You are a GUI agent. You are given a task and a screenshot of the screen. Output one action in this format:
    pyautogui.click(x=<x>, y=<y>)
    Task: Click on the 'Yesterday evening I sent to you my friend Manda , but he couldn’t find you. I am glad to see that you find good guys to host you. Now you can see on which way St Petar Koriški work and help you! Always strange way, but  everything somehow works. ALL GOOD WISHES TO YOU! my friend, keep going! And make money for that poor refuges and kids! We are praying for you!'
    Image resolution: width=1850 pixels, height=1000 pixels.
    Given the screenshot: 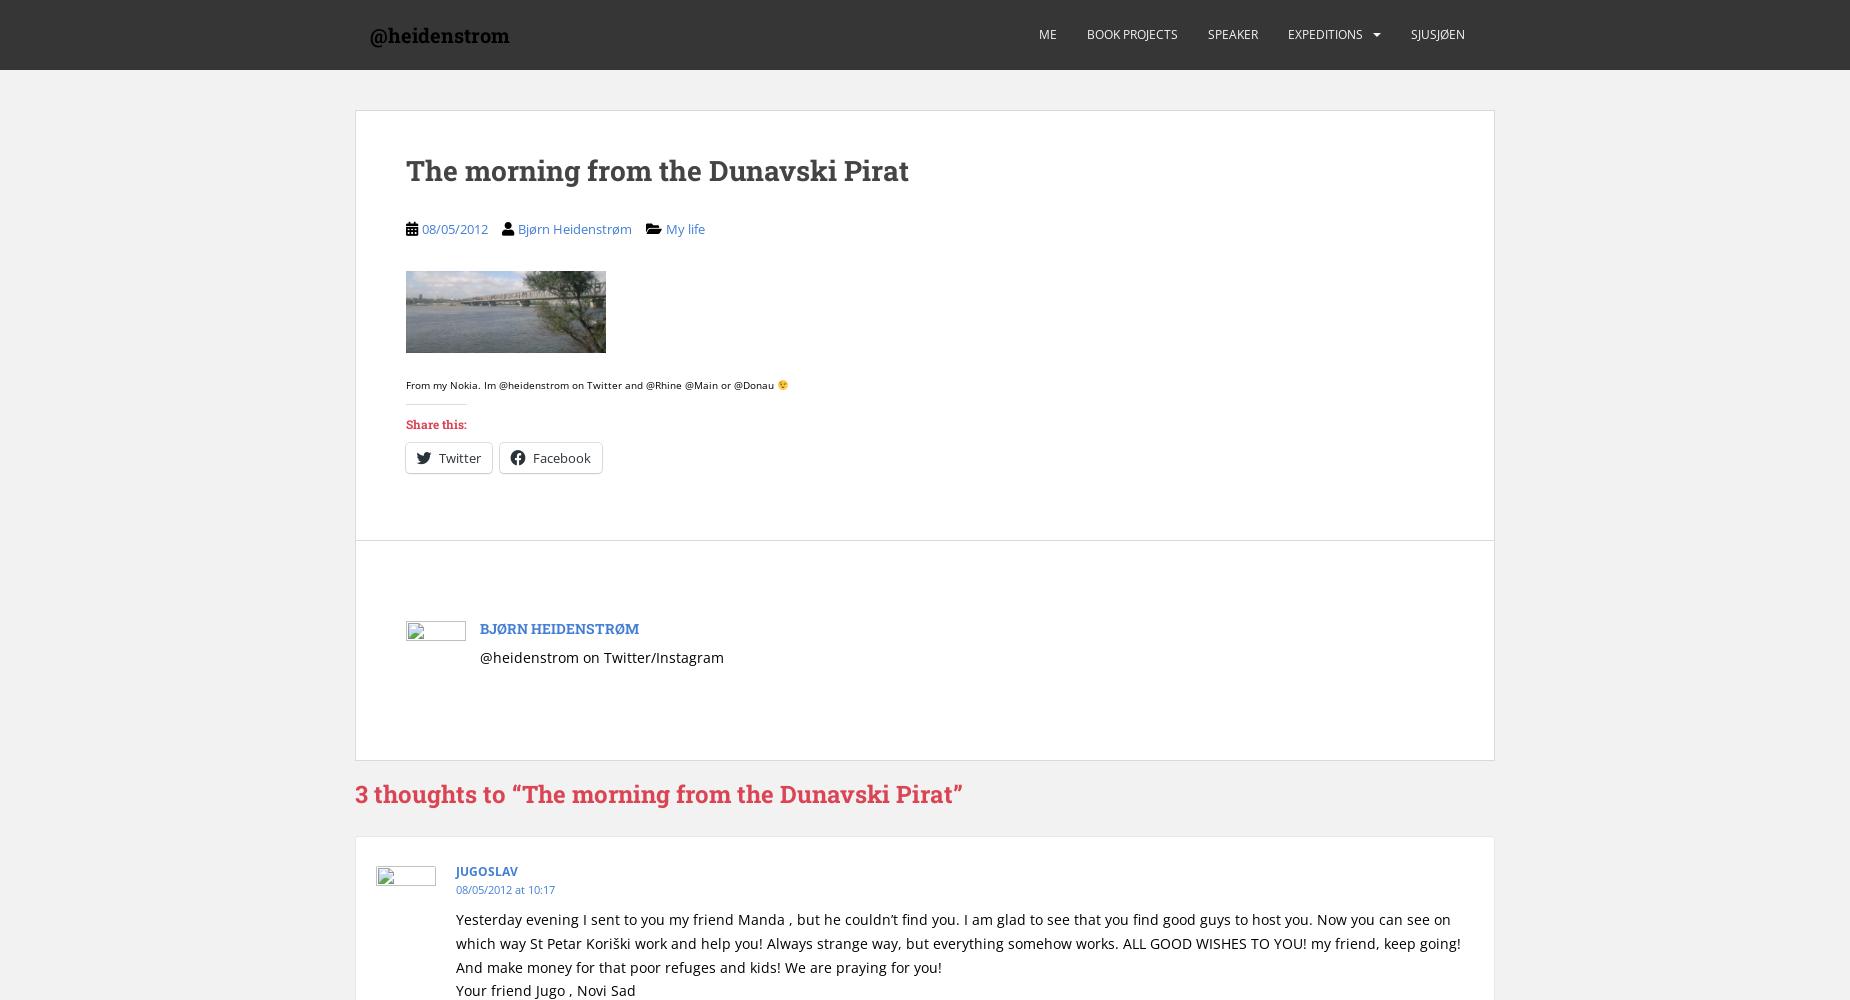 What is the action you would take?
    pyautogui.click(x=957, y=941)
    